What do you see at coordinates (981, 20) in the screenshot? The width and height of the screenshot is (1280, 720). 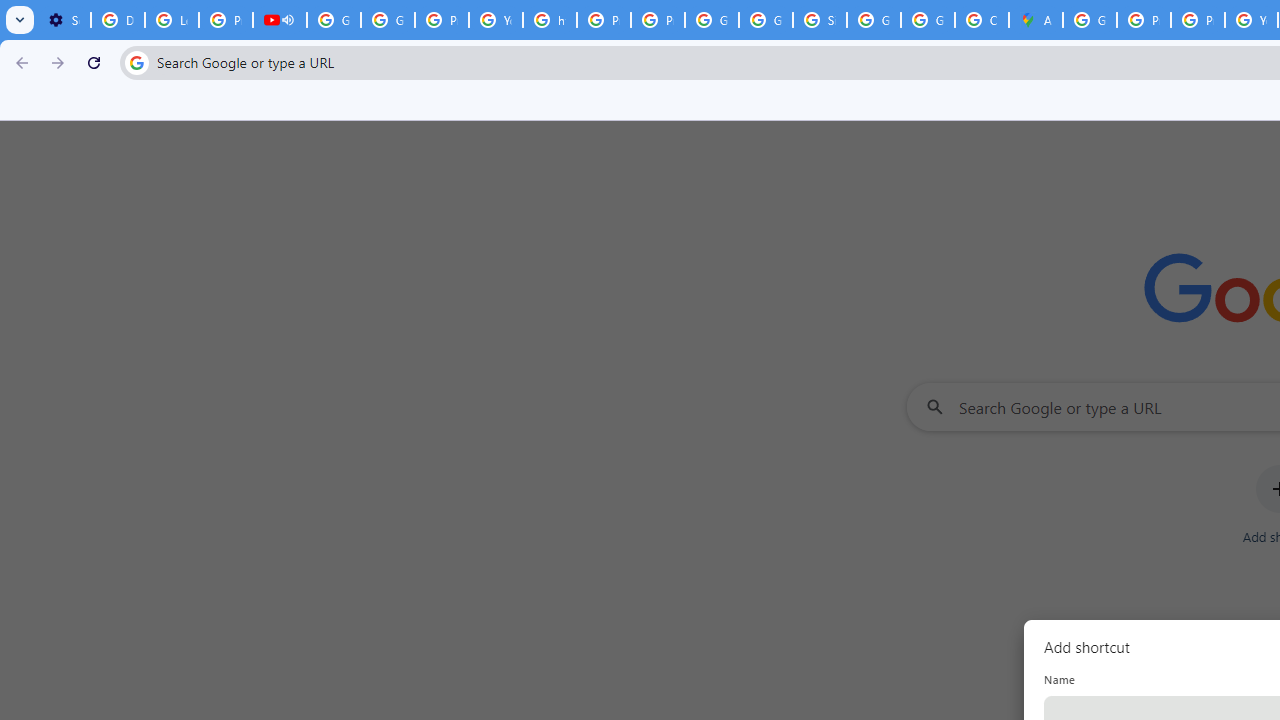 I see `'Create your Google Account'` at bounding box center [981, 20].